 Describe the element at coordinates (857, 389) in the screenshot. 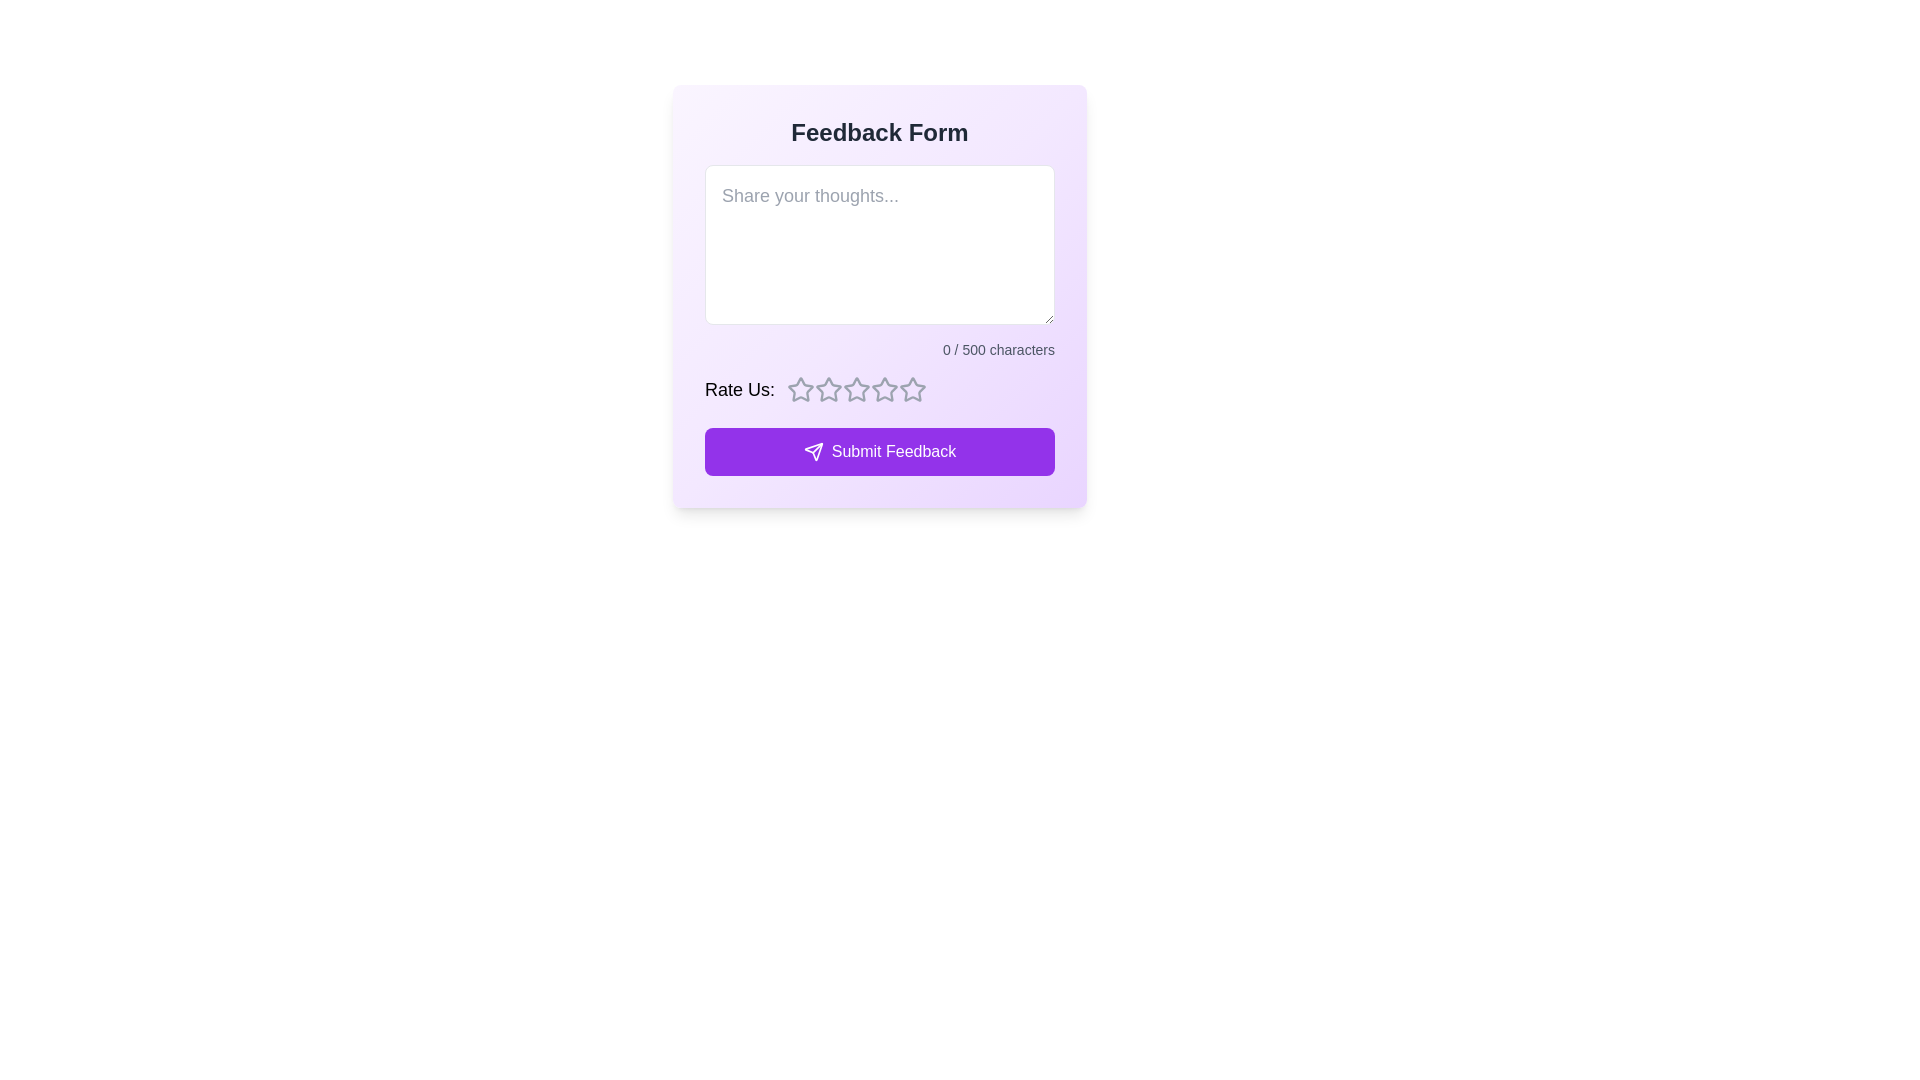

I see `on the third star icon in the rating system located under the text 'Rate Us:'` at that location.